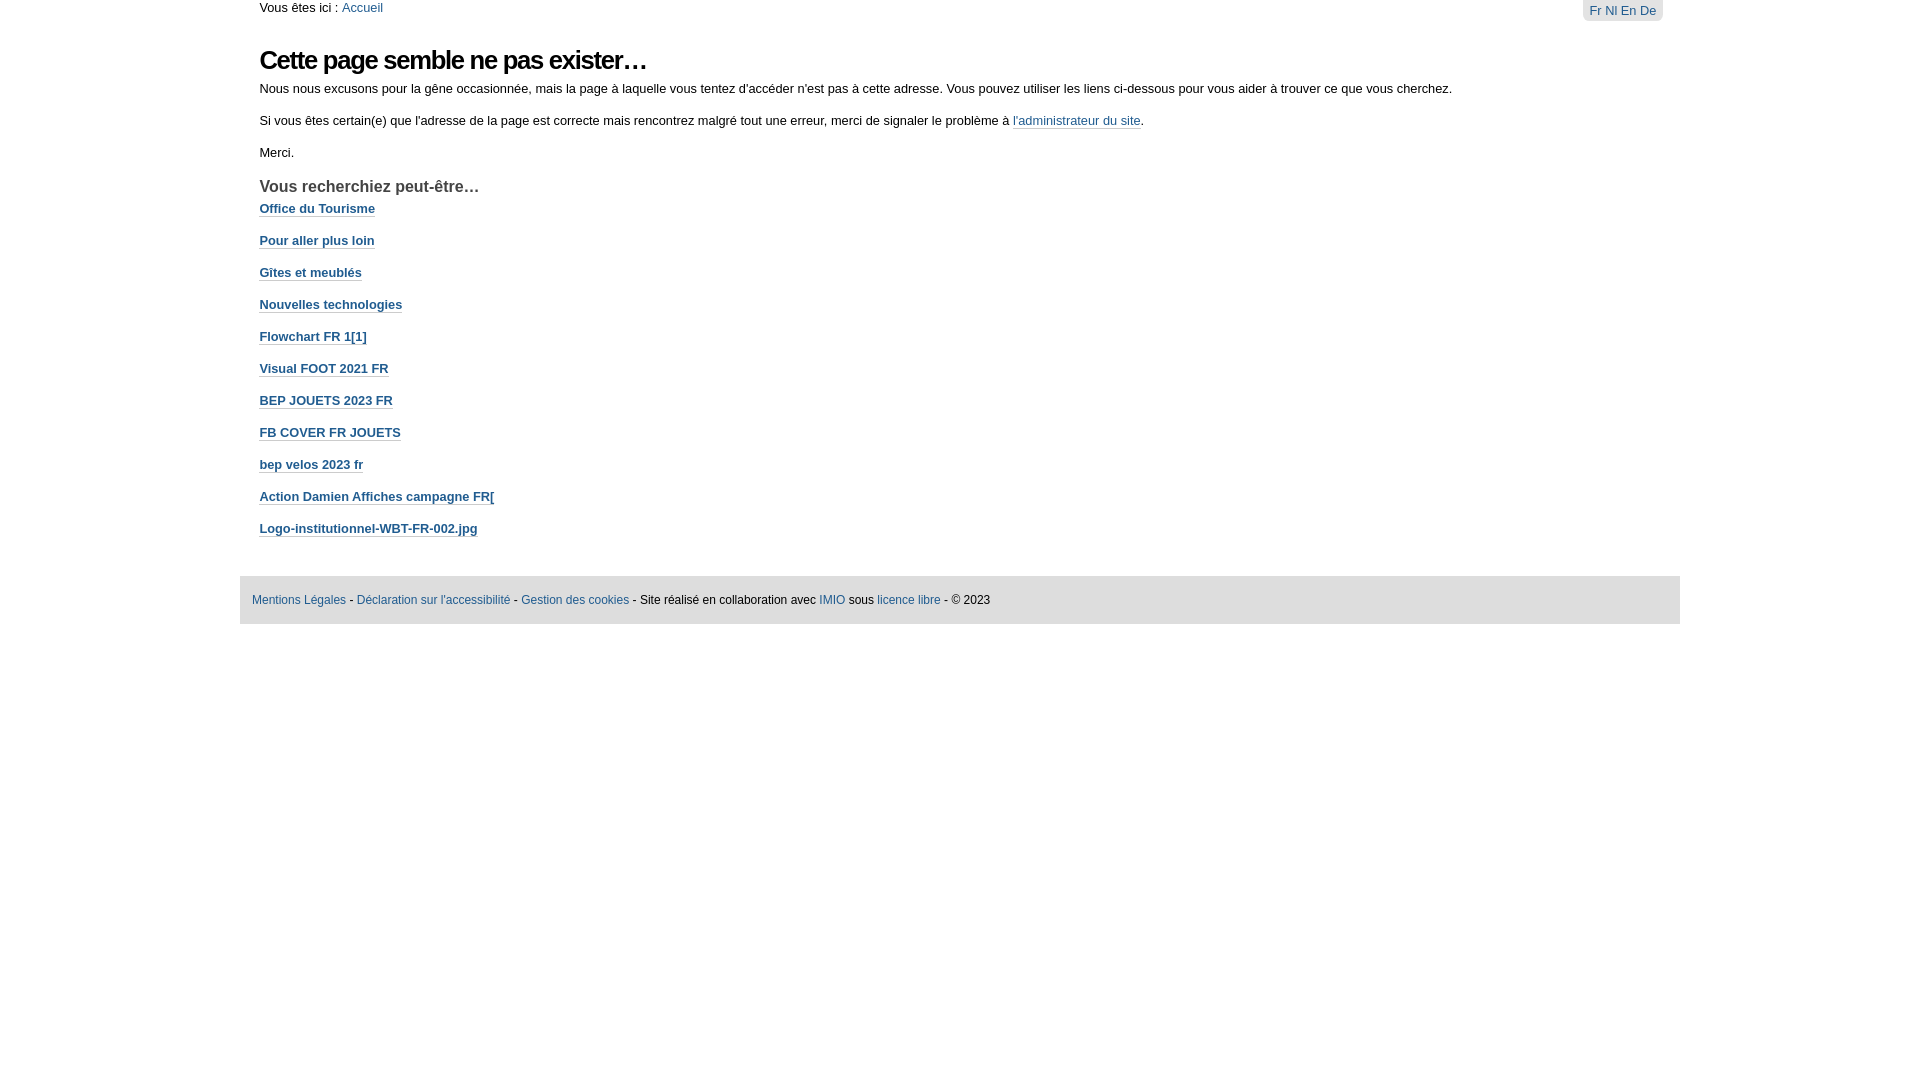 The image size is (1920, 1080). Describe the element at coordinates (1604, 10) in the screenshot. I see `'Nl'` at that location.